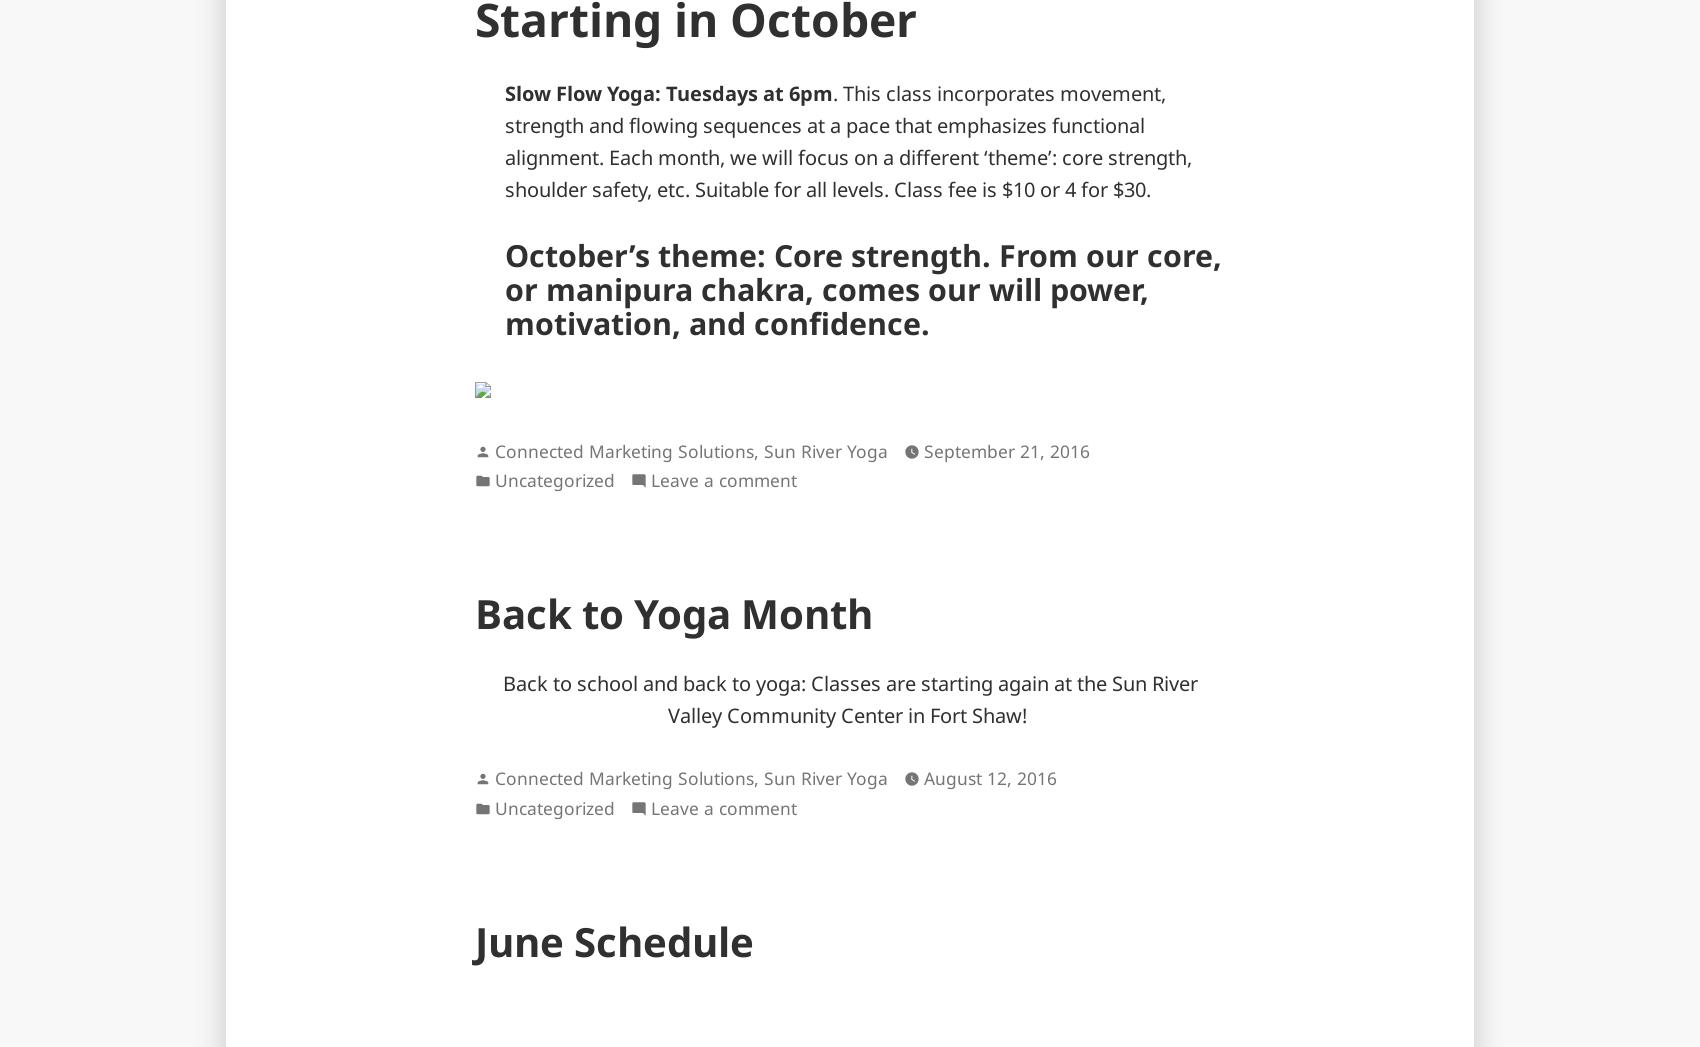 The width and height of the screenshot is (1700, 1047). I want to click on '. This class incorporates movement, strength and flowing sequences at a pace that emphasizes functional alignment. Each month, we will focus on a different ‘theme’: core strength, shoulder safety, etc. Suitable for all levels. Class fee is $10 or 4 for $30.', so click(847, 139).